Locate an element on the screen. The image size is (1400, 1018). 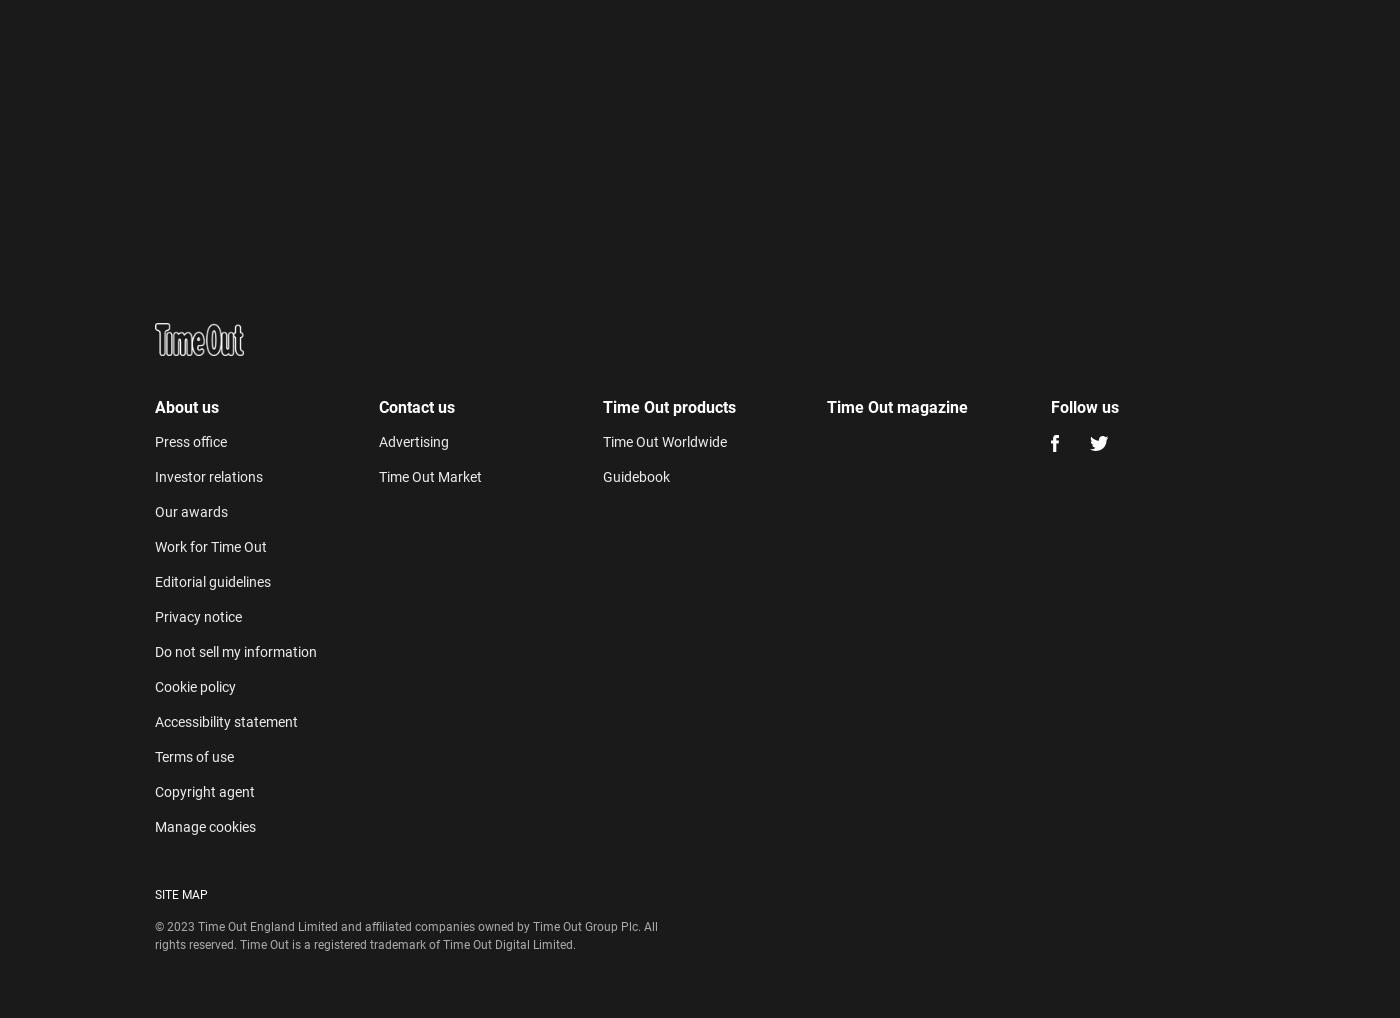
'Do not sell my information' is located at coordinates (154, 651).